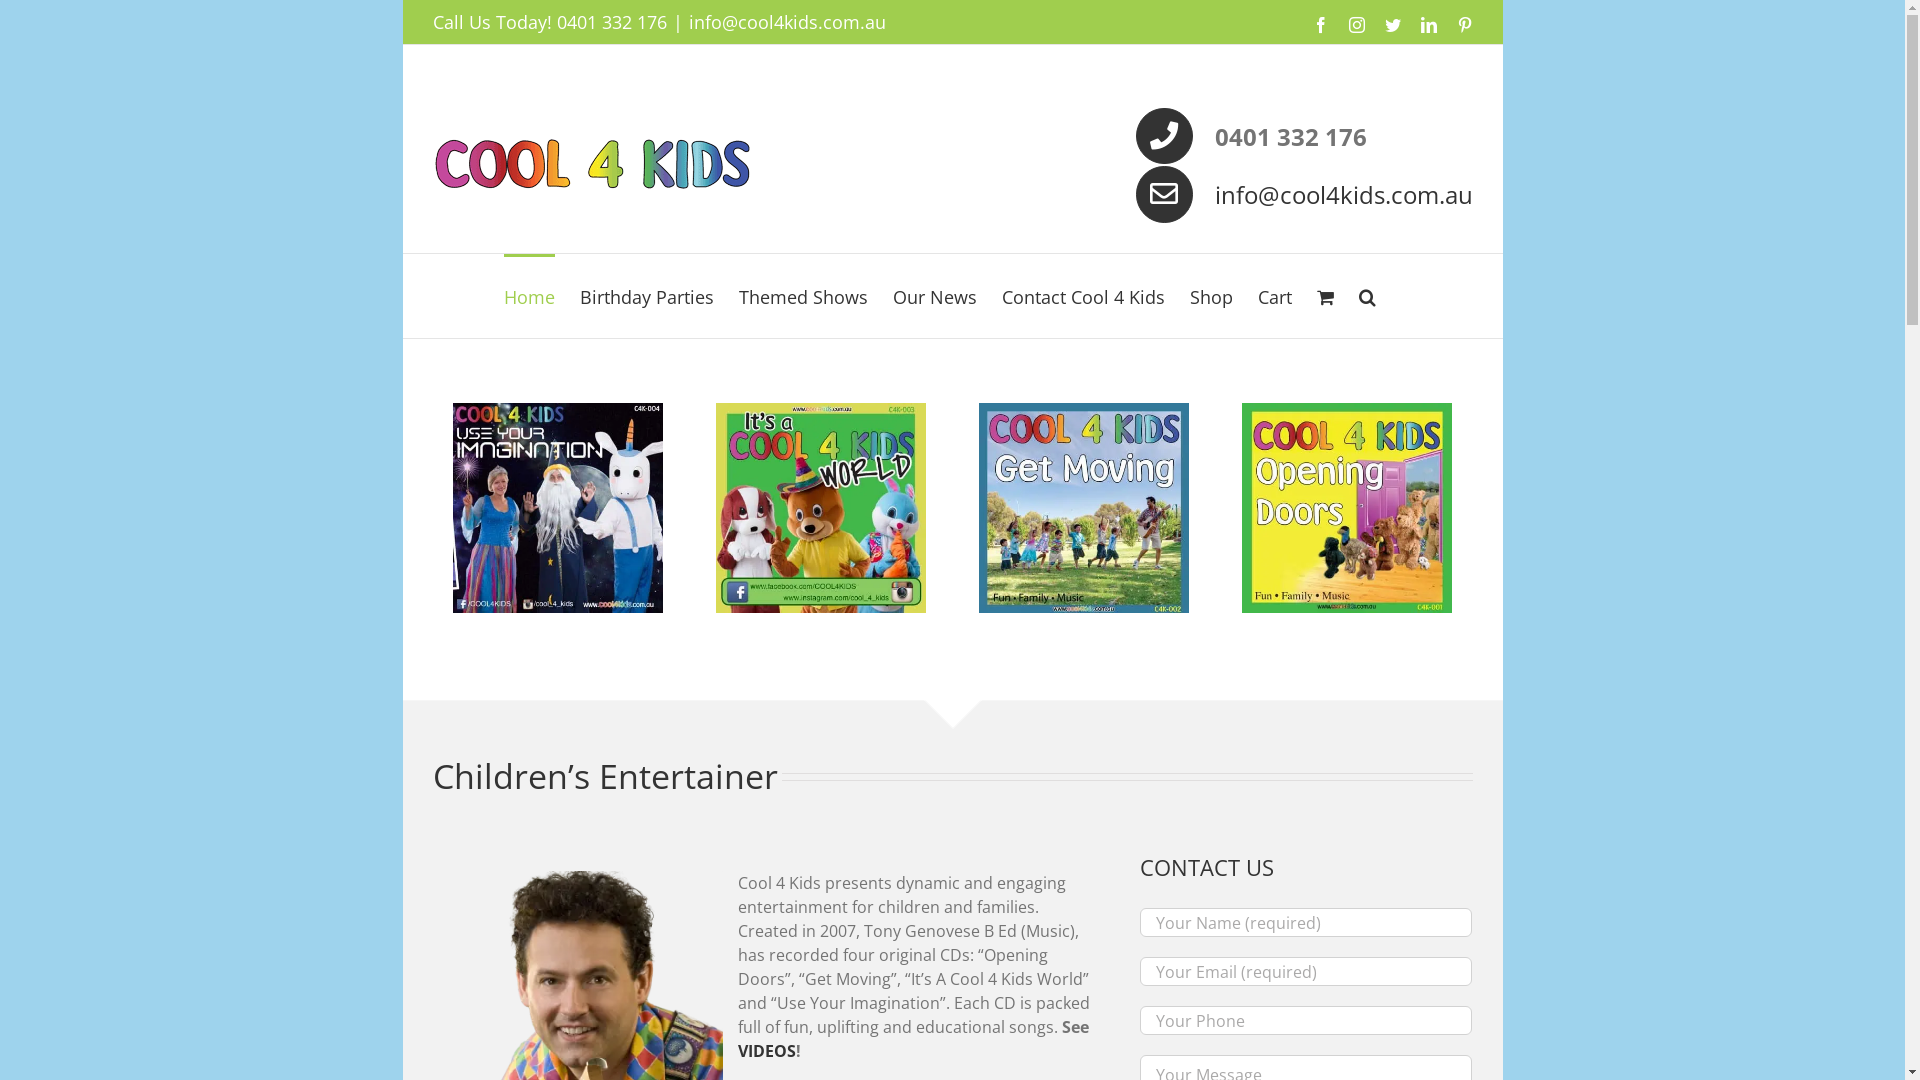 The height and width of the screenshot is (1080, 1920). Describe the element at coordinates (766, 1049) in the screenshot. I see `'VIDEOS'` at that location.